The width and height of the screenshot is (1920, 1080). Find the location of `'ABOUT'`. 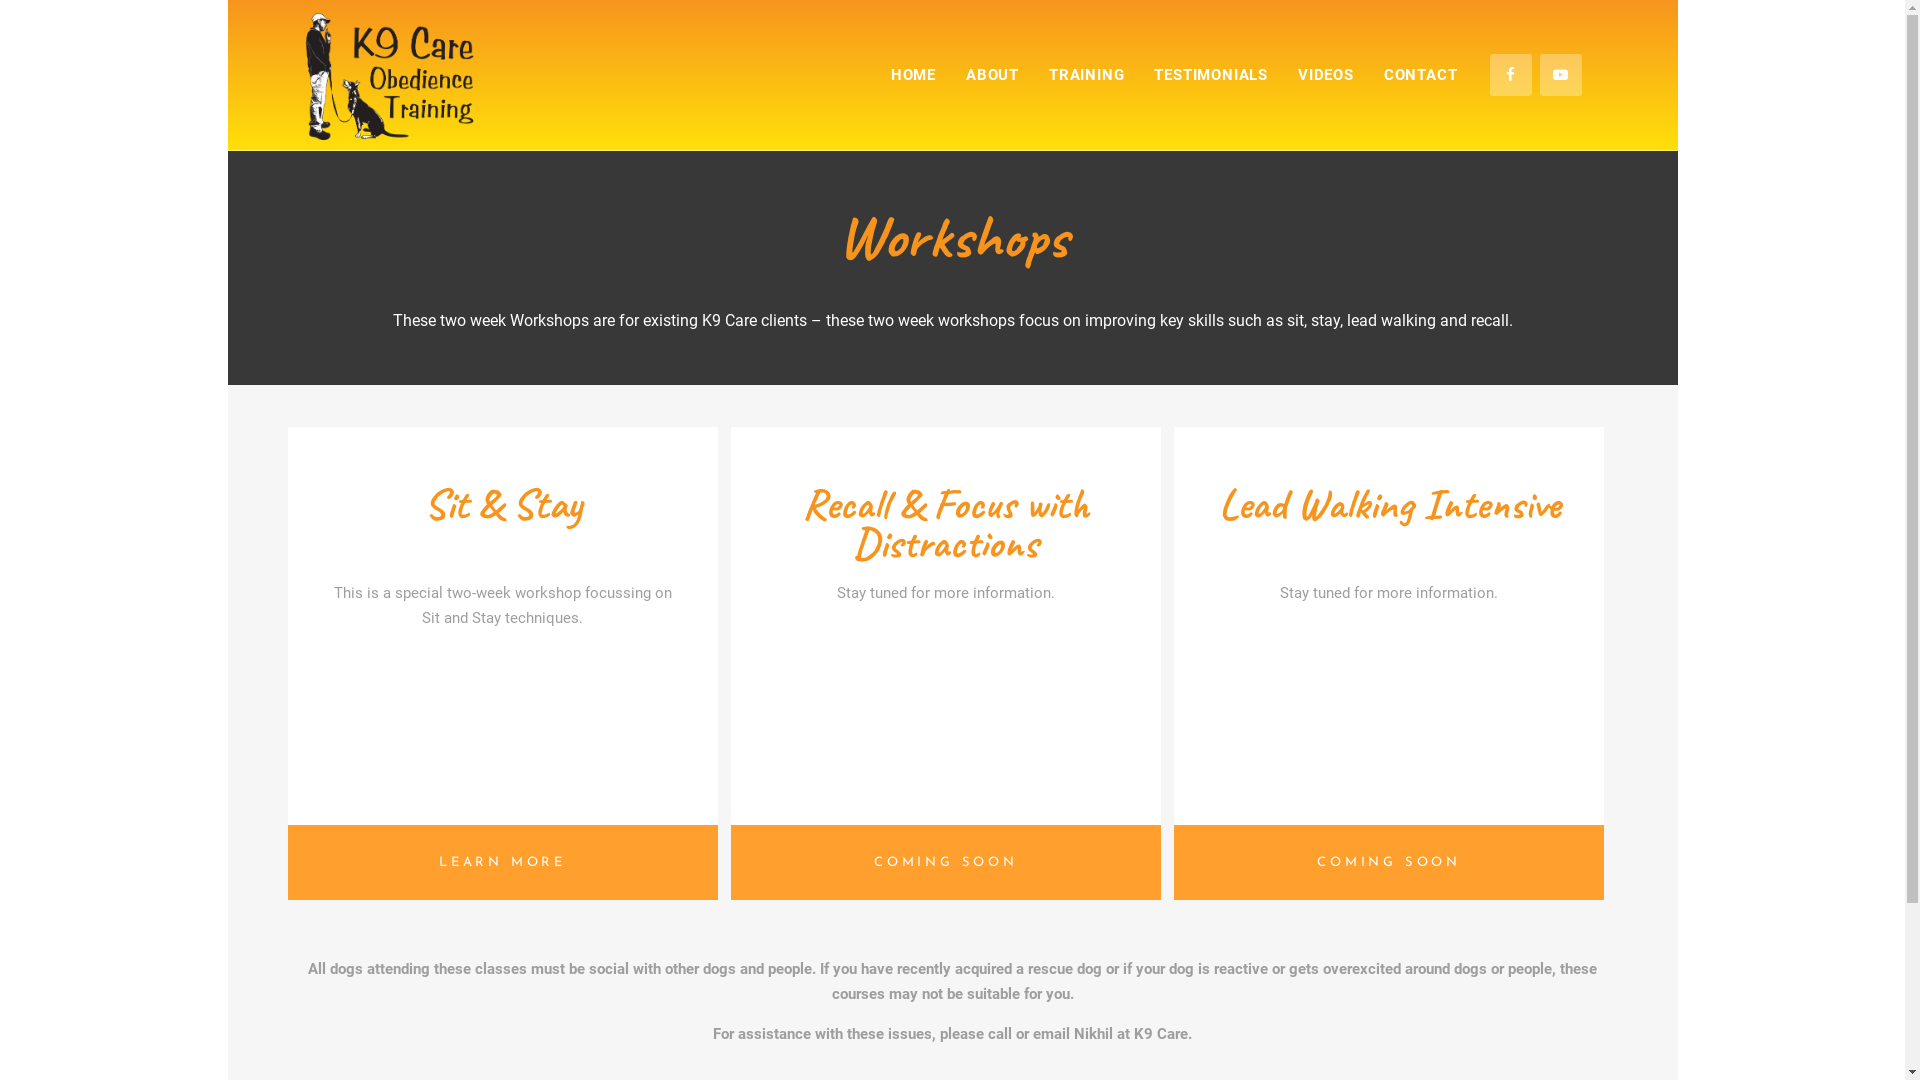

'ABOUT' is located at coordinates (992, 73).